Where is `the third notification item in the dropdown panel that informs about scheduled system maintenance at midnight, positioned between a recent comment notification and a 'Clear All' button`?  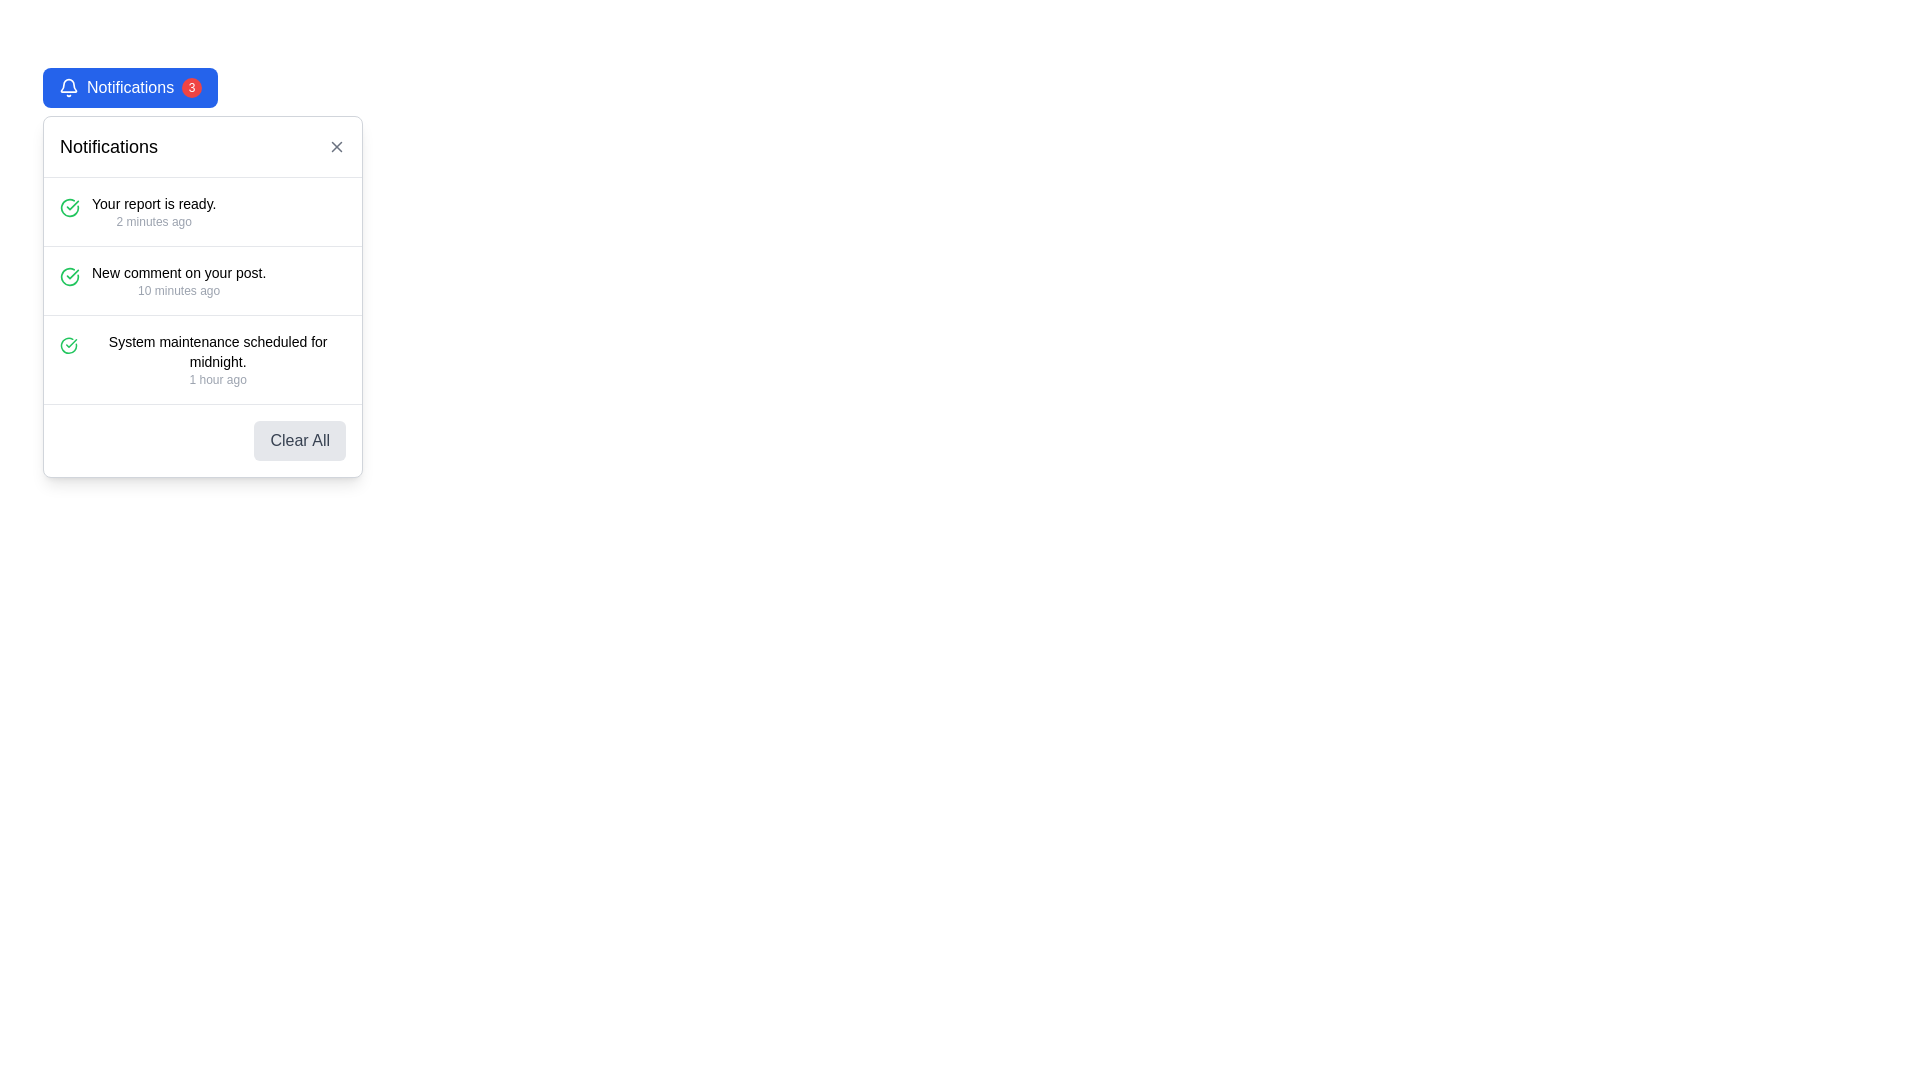
the third notification item in the dropdown panel that informs about scheduled system maintenance at midnight, positioned between a recent comment notification and a 'Clear All' button is located at coordinates (202, 357).